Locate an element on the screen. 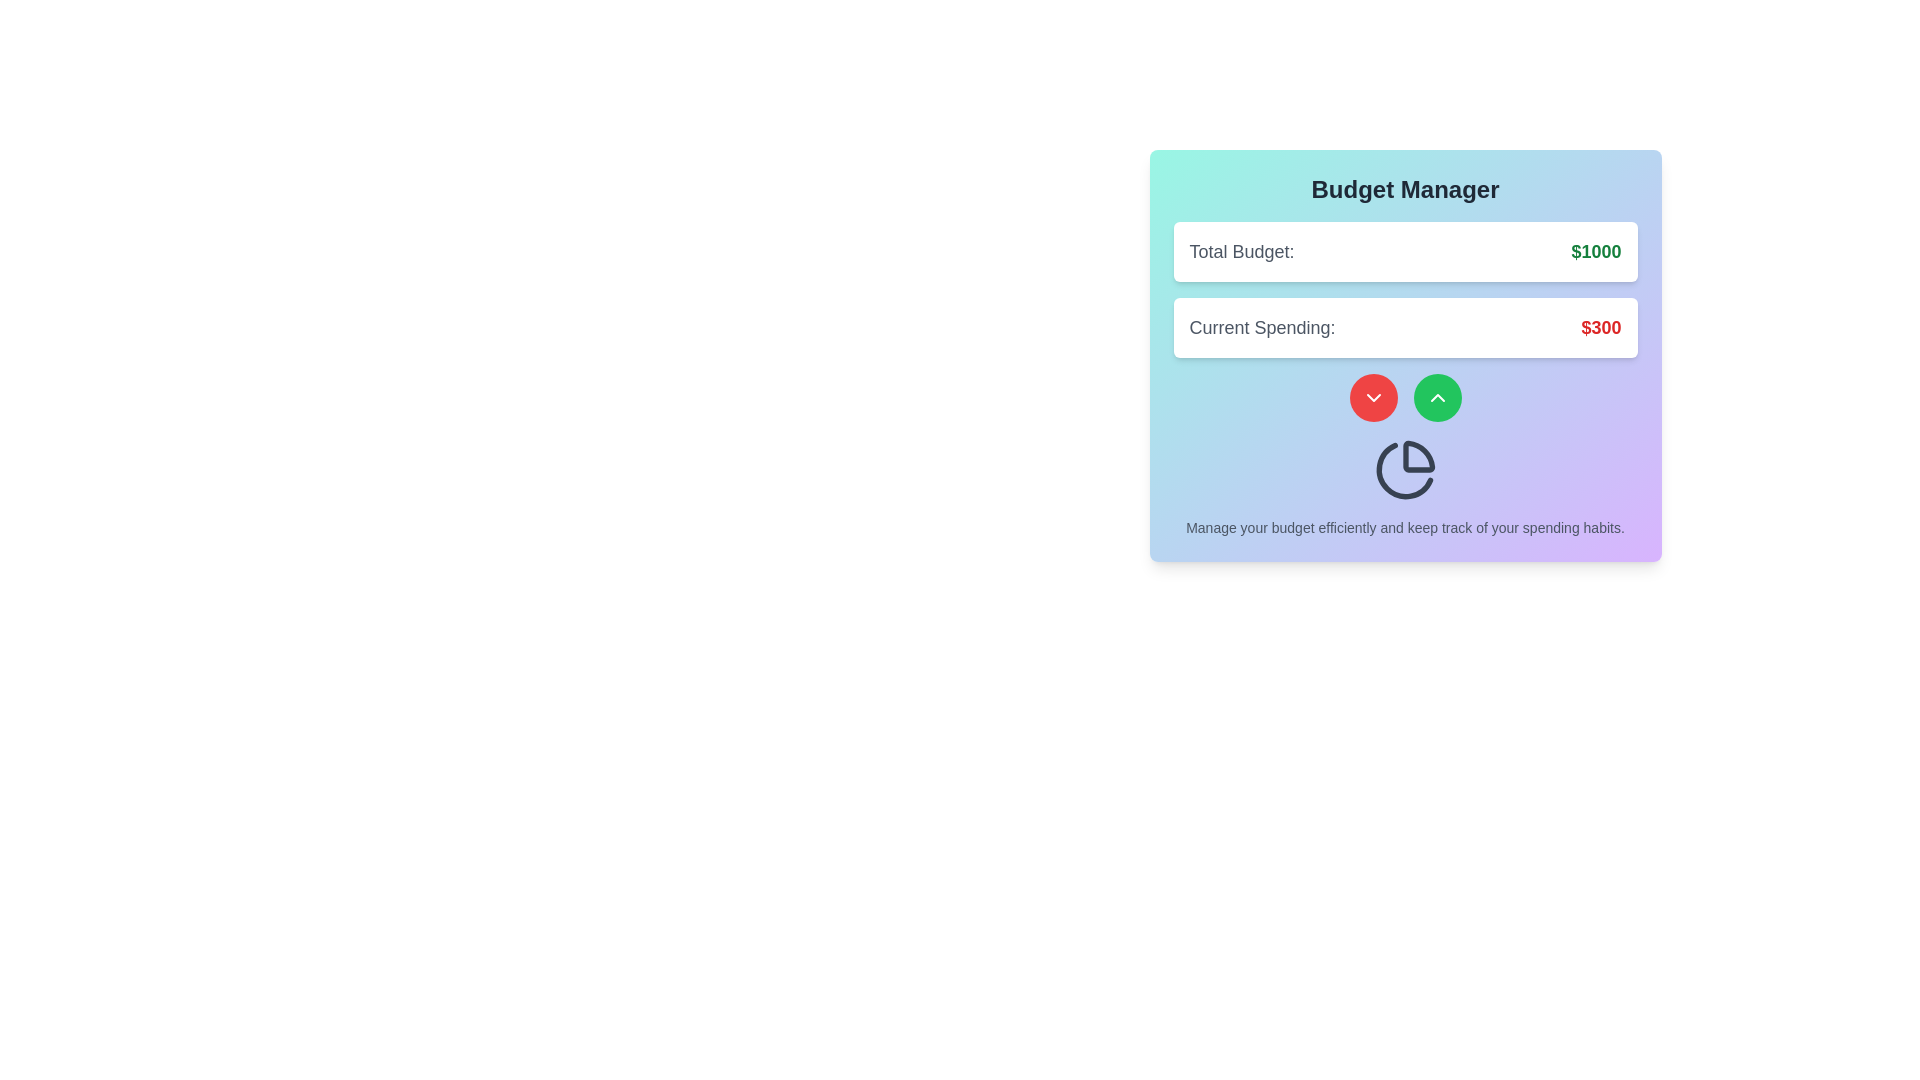 The height and width of the screenshot is (1080, 1920). the pie chart icon, which is dark gray in color and located below the up and down arrow buttons in the 'Budget Manager' interface is located at coordinates (1404, 470).